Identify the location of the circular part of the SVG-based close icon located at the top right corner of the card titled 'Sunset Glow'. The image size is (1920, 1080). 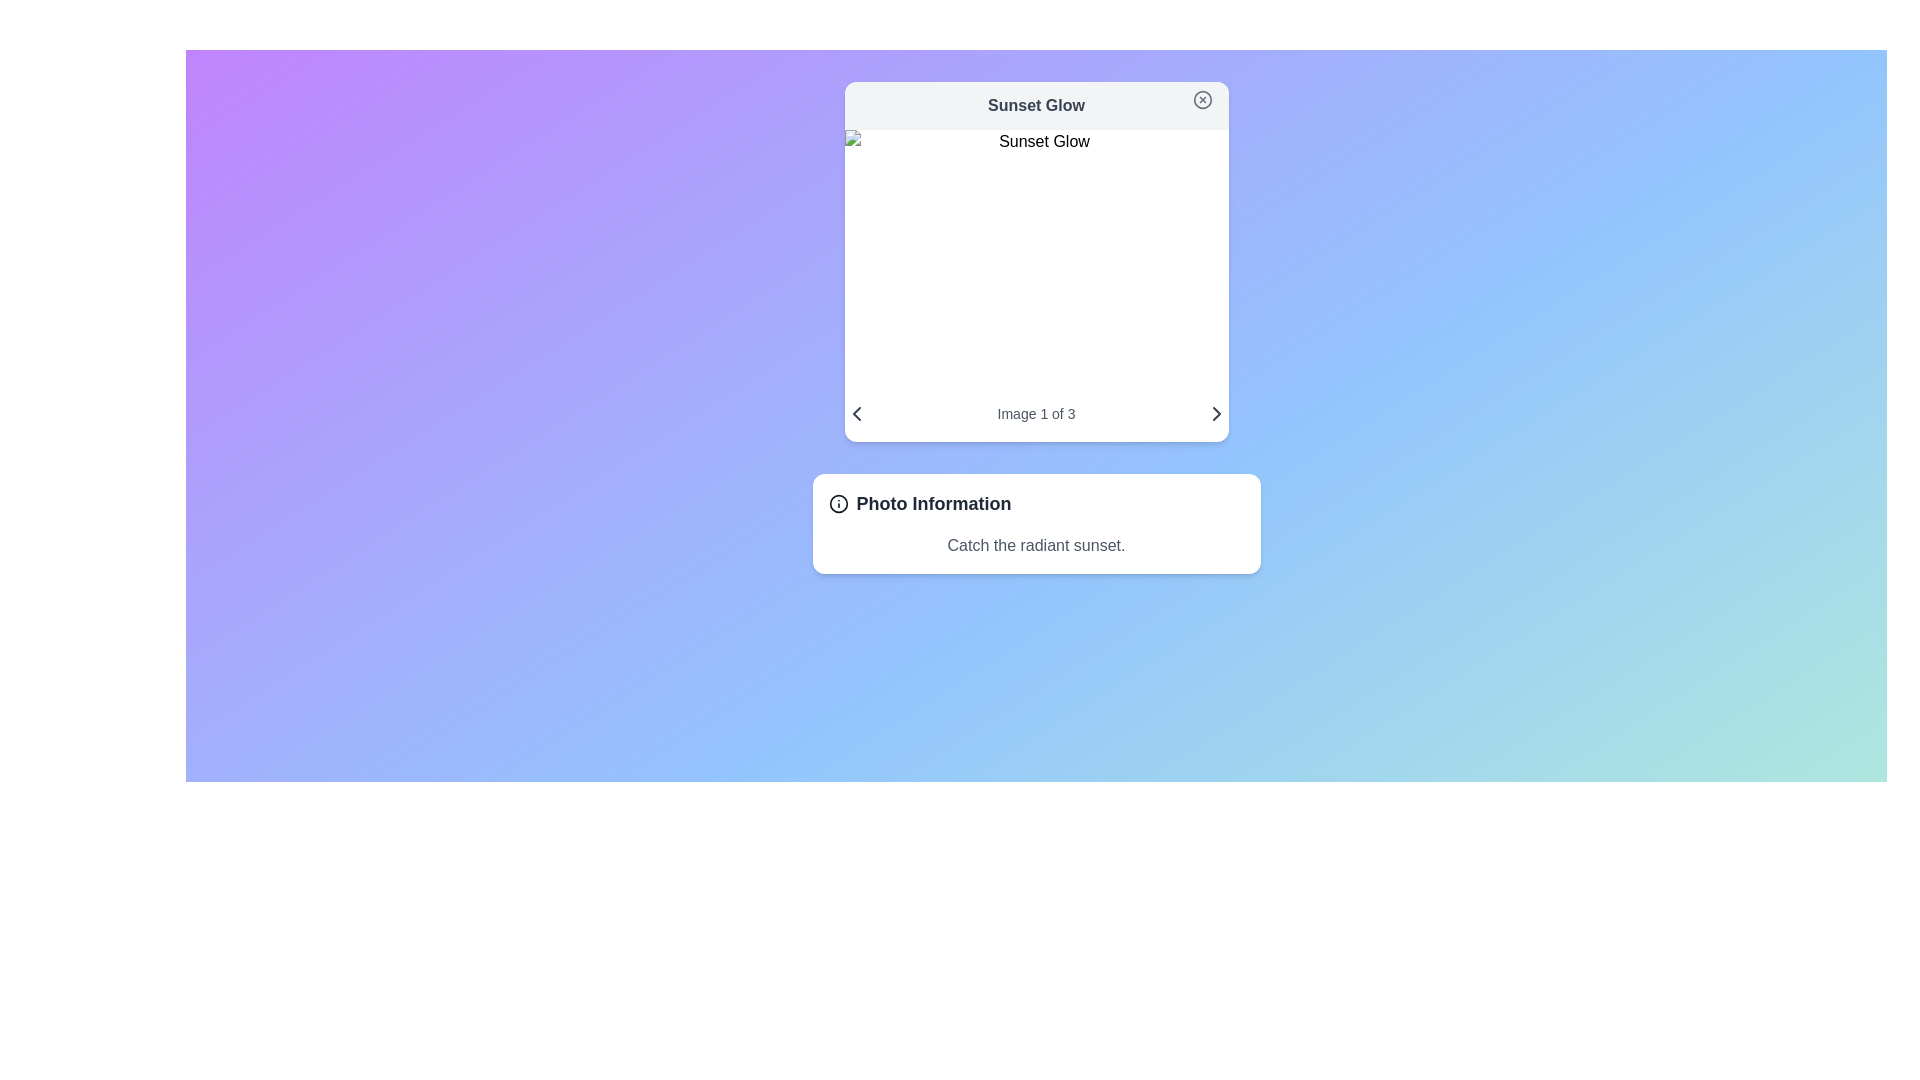
(1201, 100).